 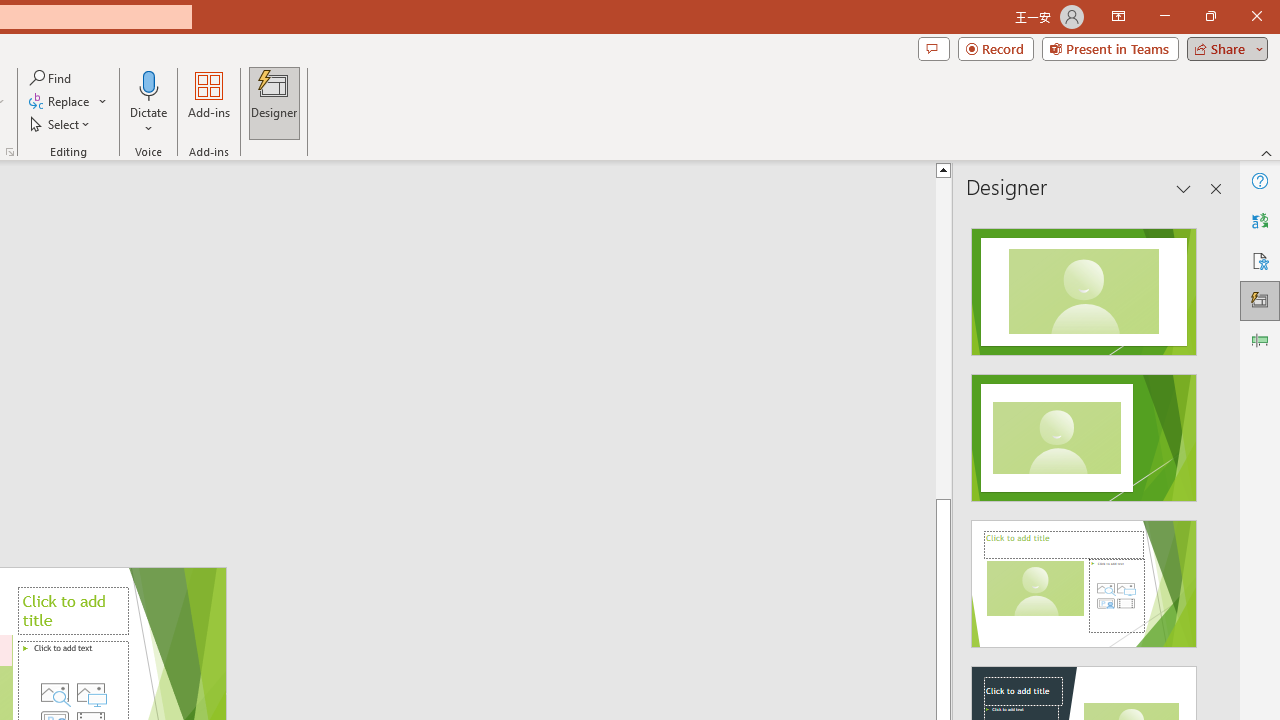 What do you see at coordinates (1184, 189) in the screenshot?
I see `'Task Pane Options'` at bounding box center [1184, 189].